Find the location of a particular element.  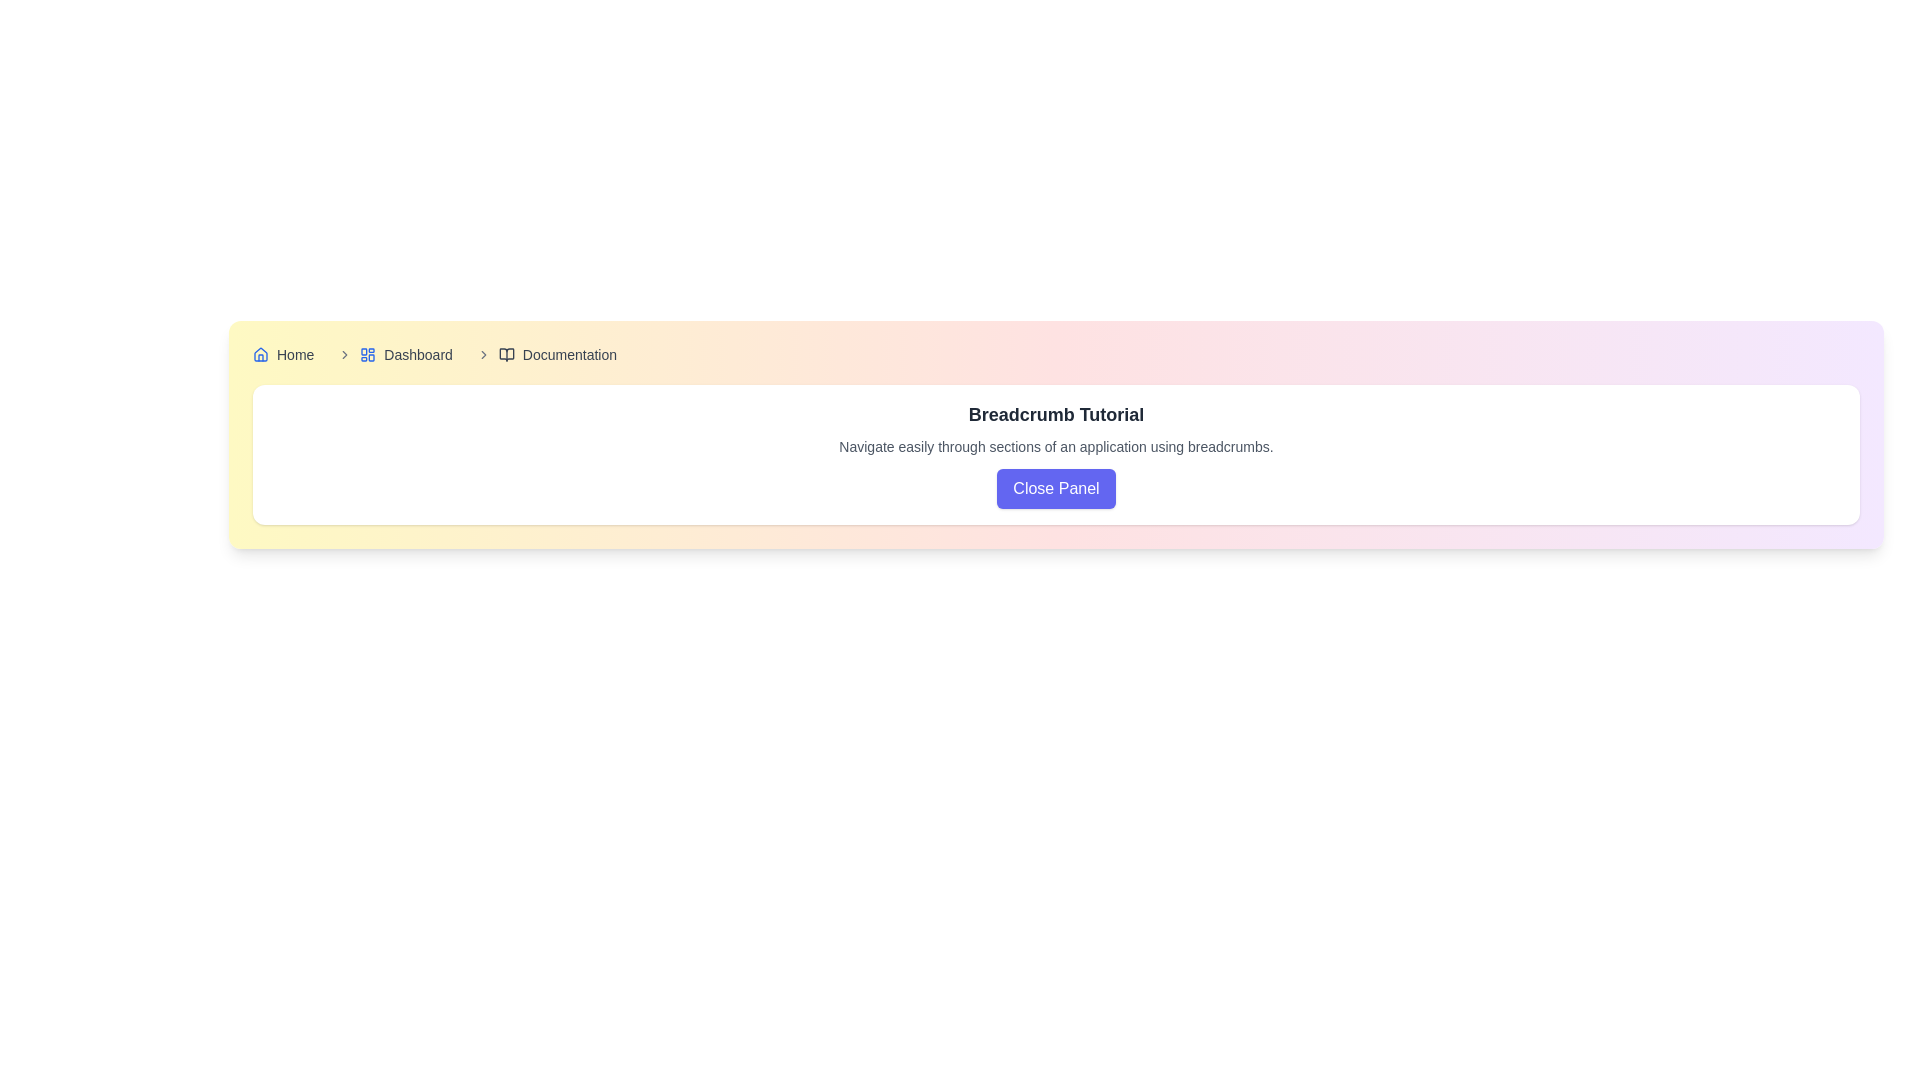

the 'Home' text label in the breadcrumb navigation bar located at the top-left corner of the page is located at coordinates (294, 353).